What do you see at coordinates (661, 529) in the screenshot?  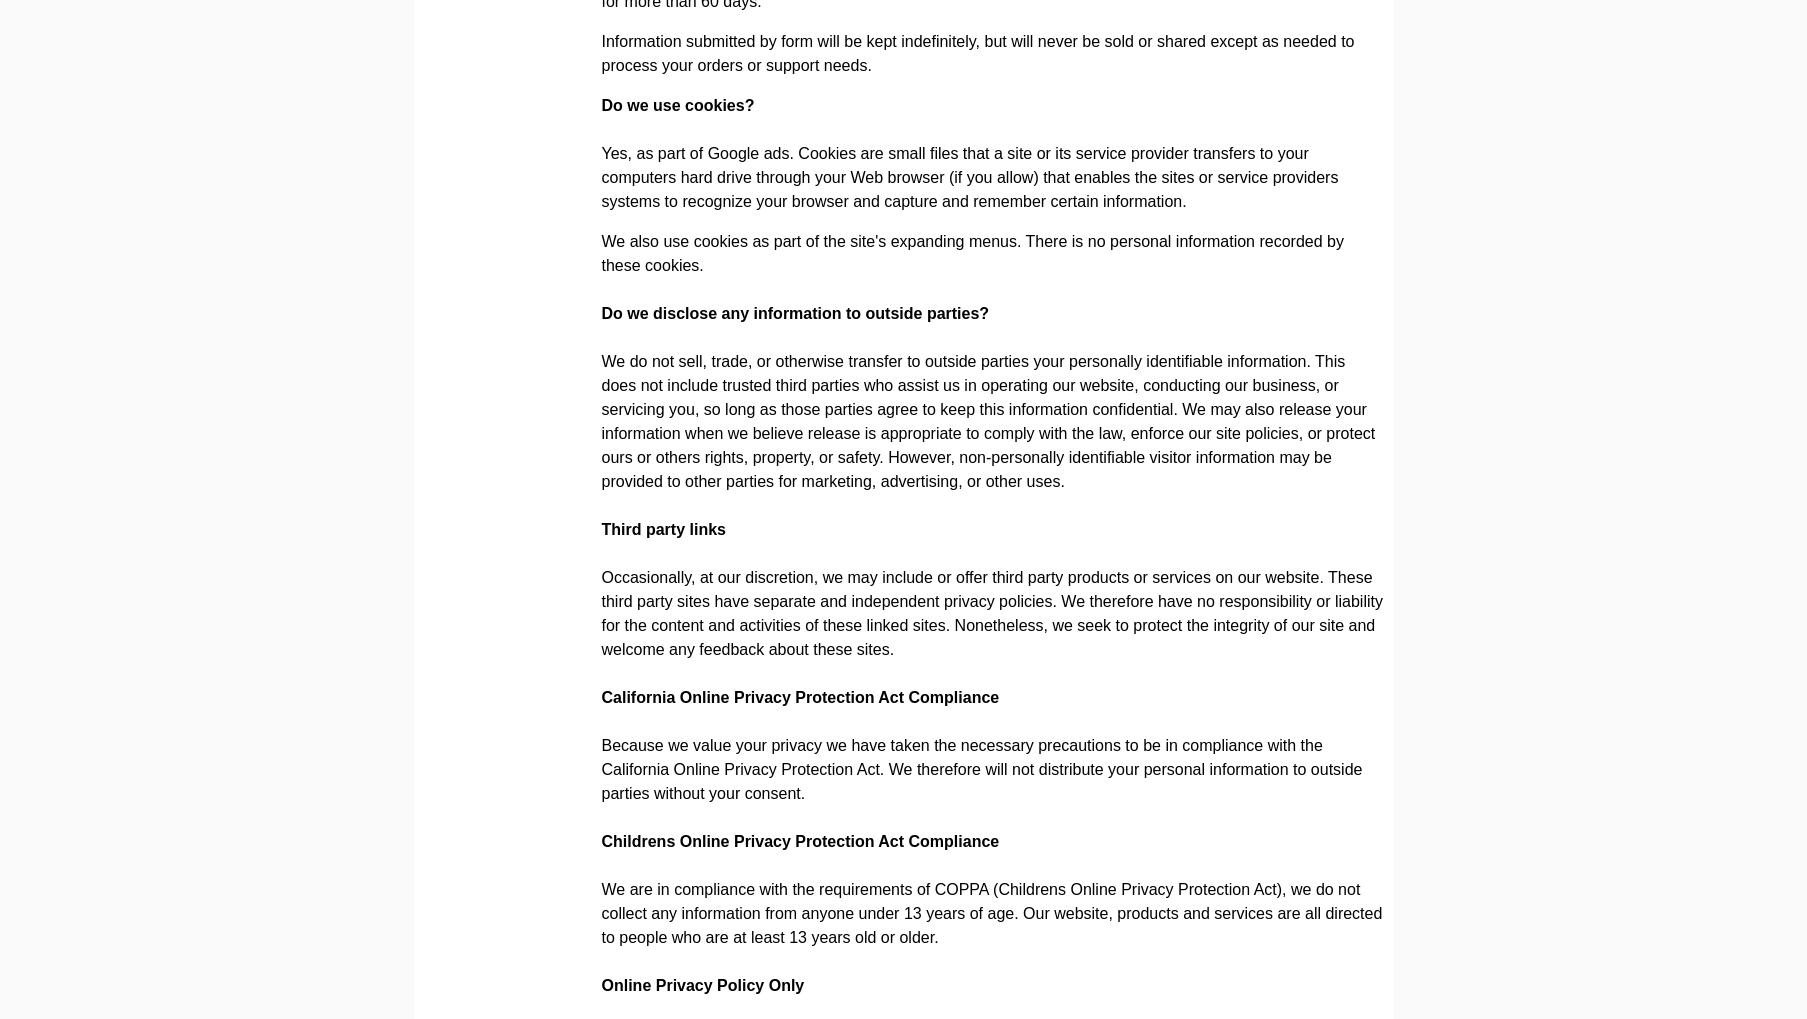 I see `'Third party links'` at bounding box center [661, 529].